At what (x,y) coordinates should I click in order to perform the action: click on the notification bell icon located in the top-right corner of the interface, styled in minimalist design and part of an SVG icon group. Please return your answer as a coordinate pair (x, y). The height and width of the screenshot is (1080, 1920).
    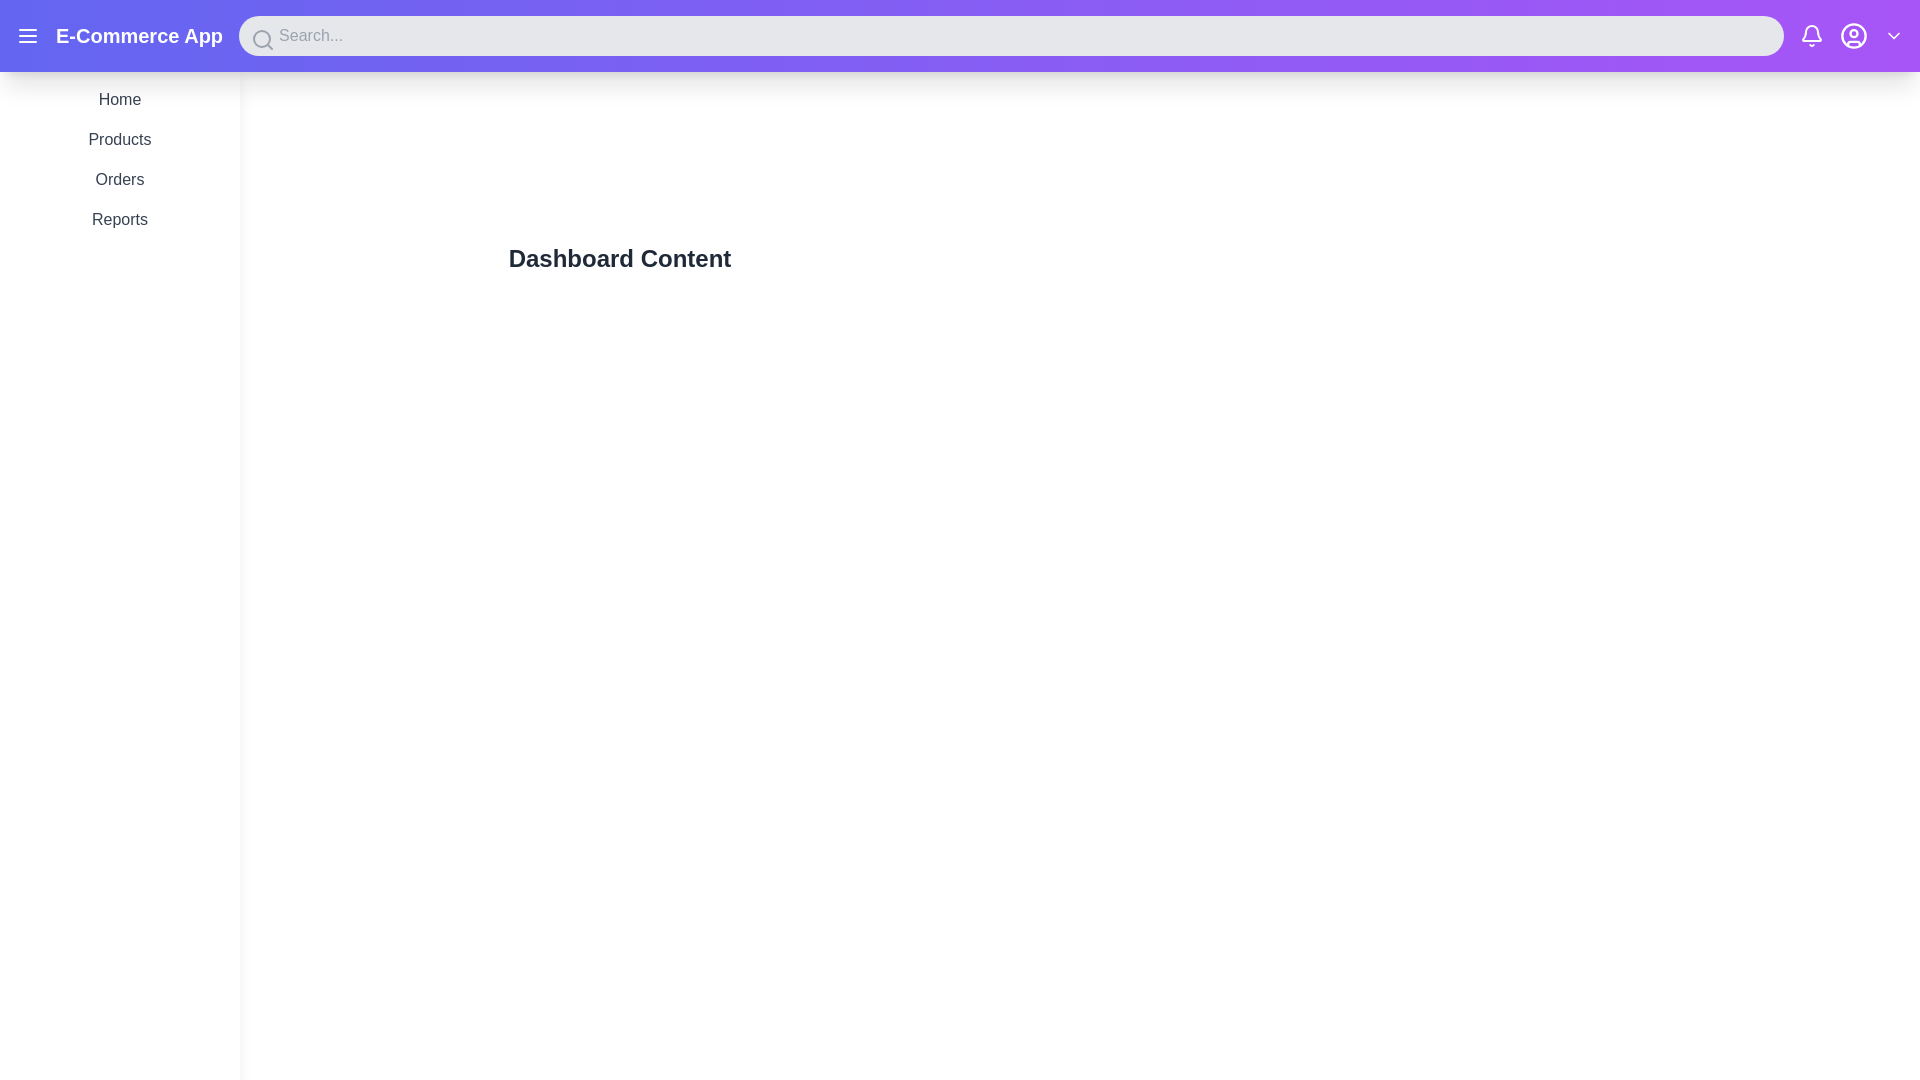
    Looking at the image, I should click on (1811, 33).